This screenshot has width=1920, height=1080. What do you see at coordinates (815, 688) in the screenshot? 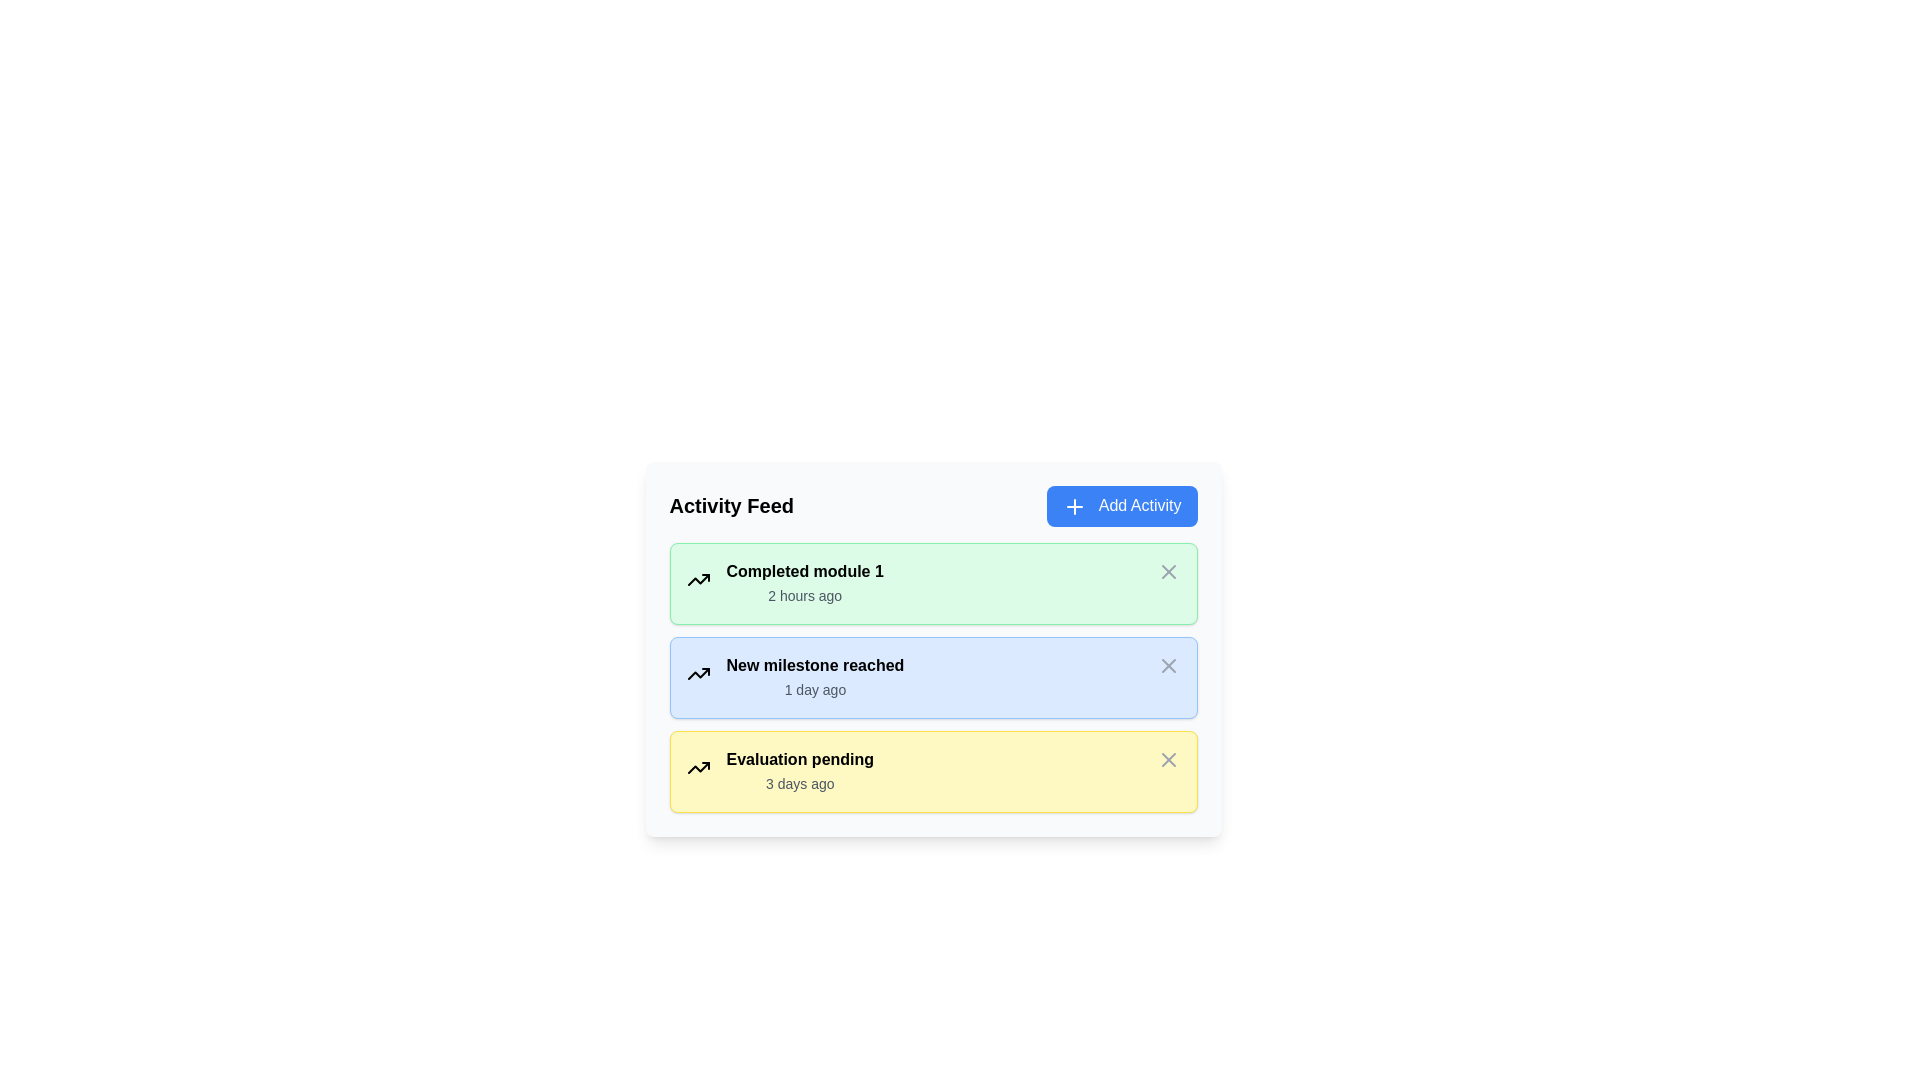
I see `the static text element that displays the timestamp, located on the right-hand side beneath the 'New milestone reached' text in the second activity feed card` at bounding box center [815, 688].